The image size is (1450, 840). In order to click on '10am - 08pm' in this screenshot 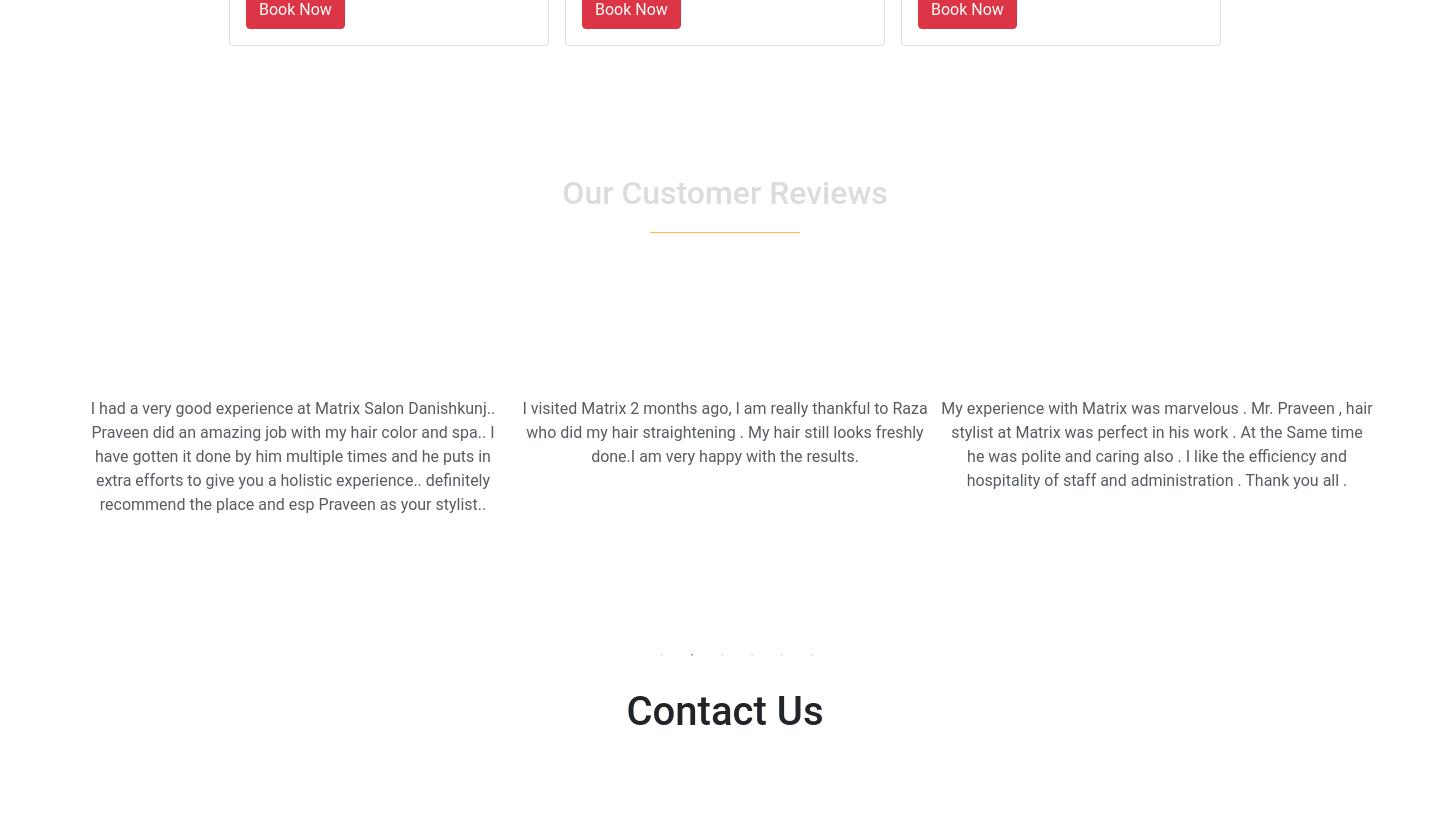, I will do `click(776, 814)`.